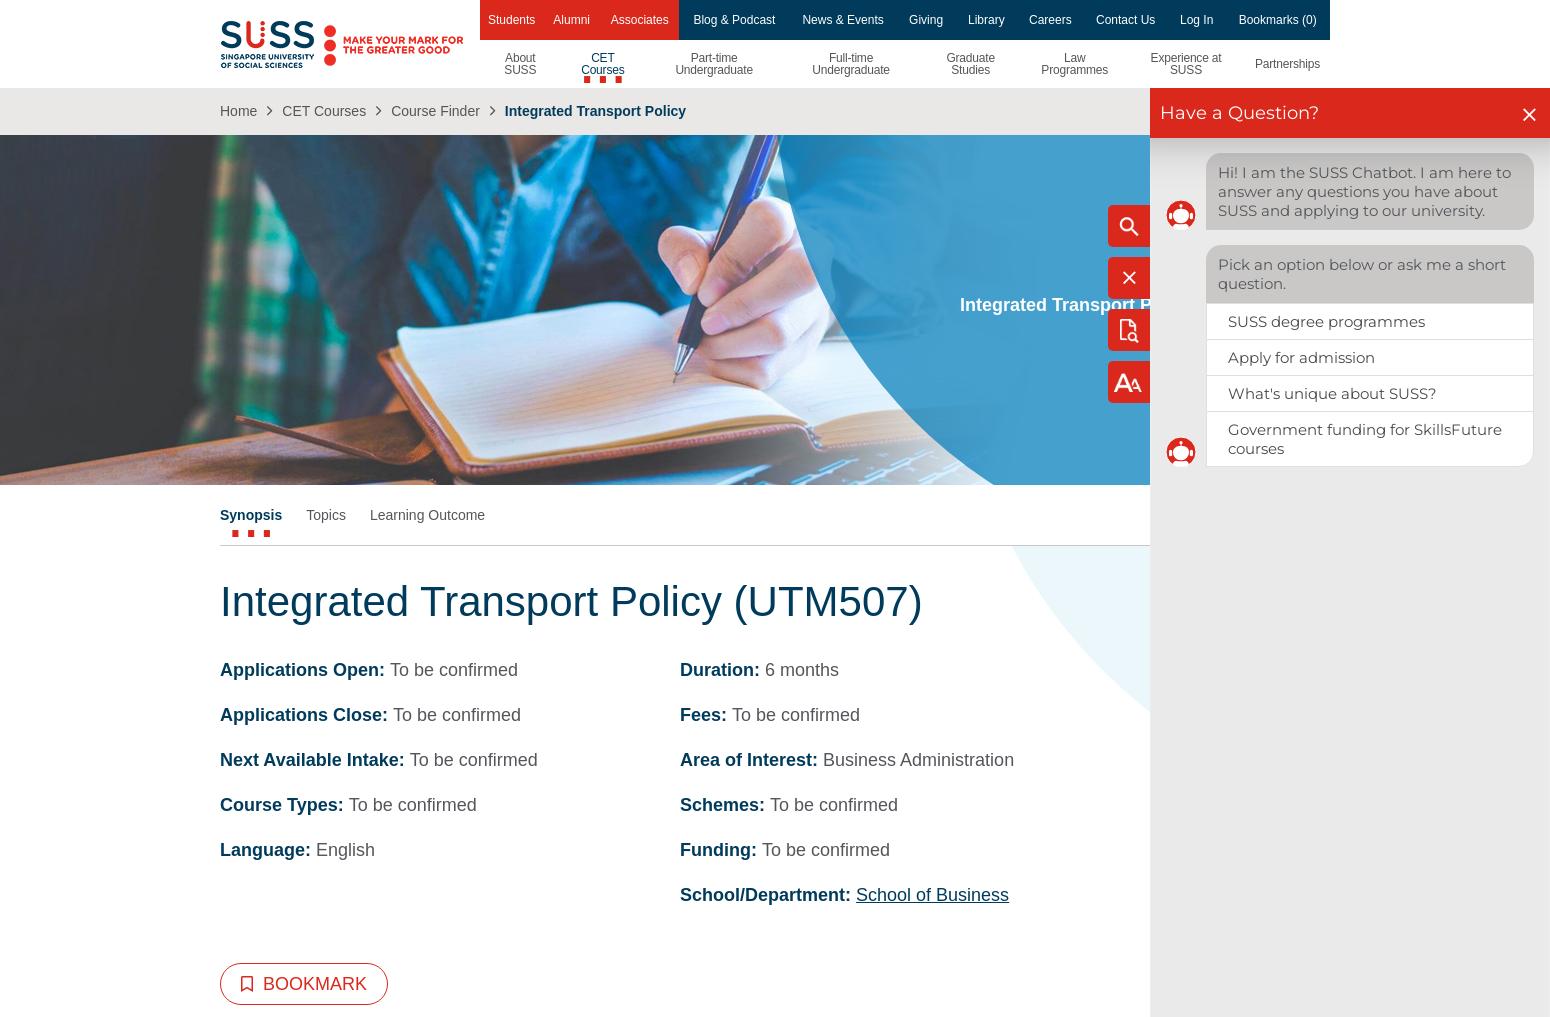 The height and width of the screenshot is (1017, 1550). Describe the element at coordinates (344, 848) in the screenshot. I see `'English'` at that location.